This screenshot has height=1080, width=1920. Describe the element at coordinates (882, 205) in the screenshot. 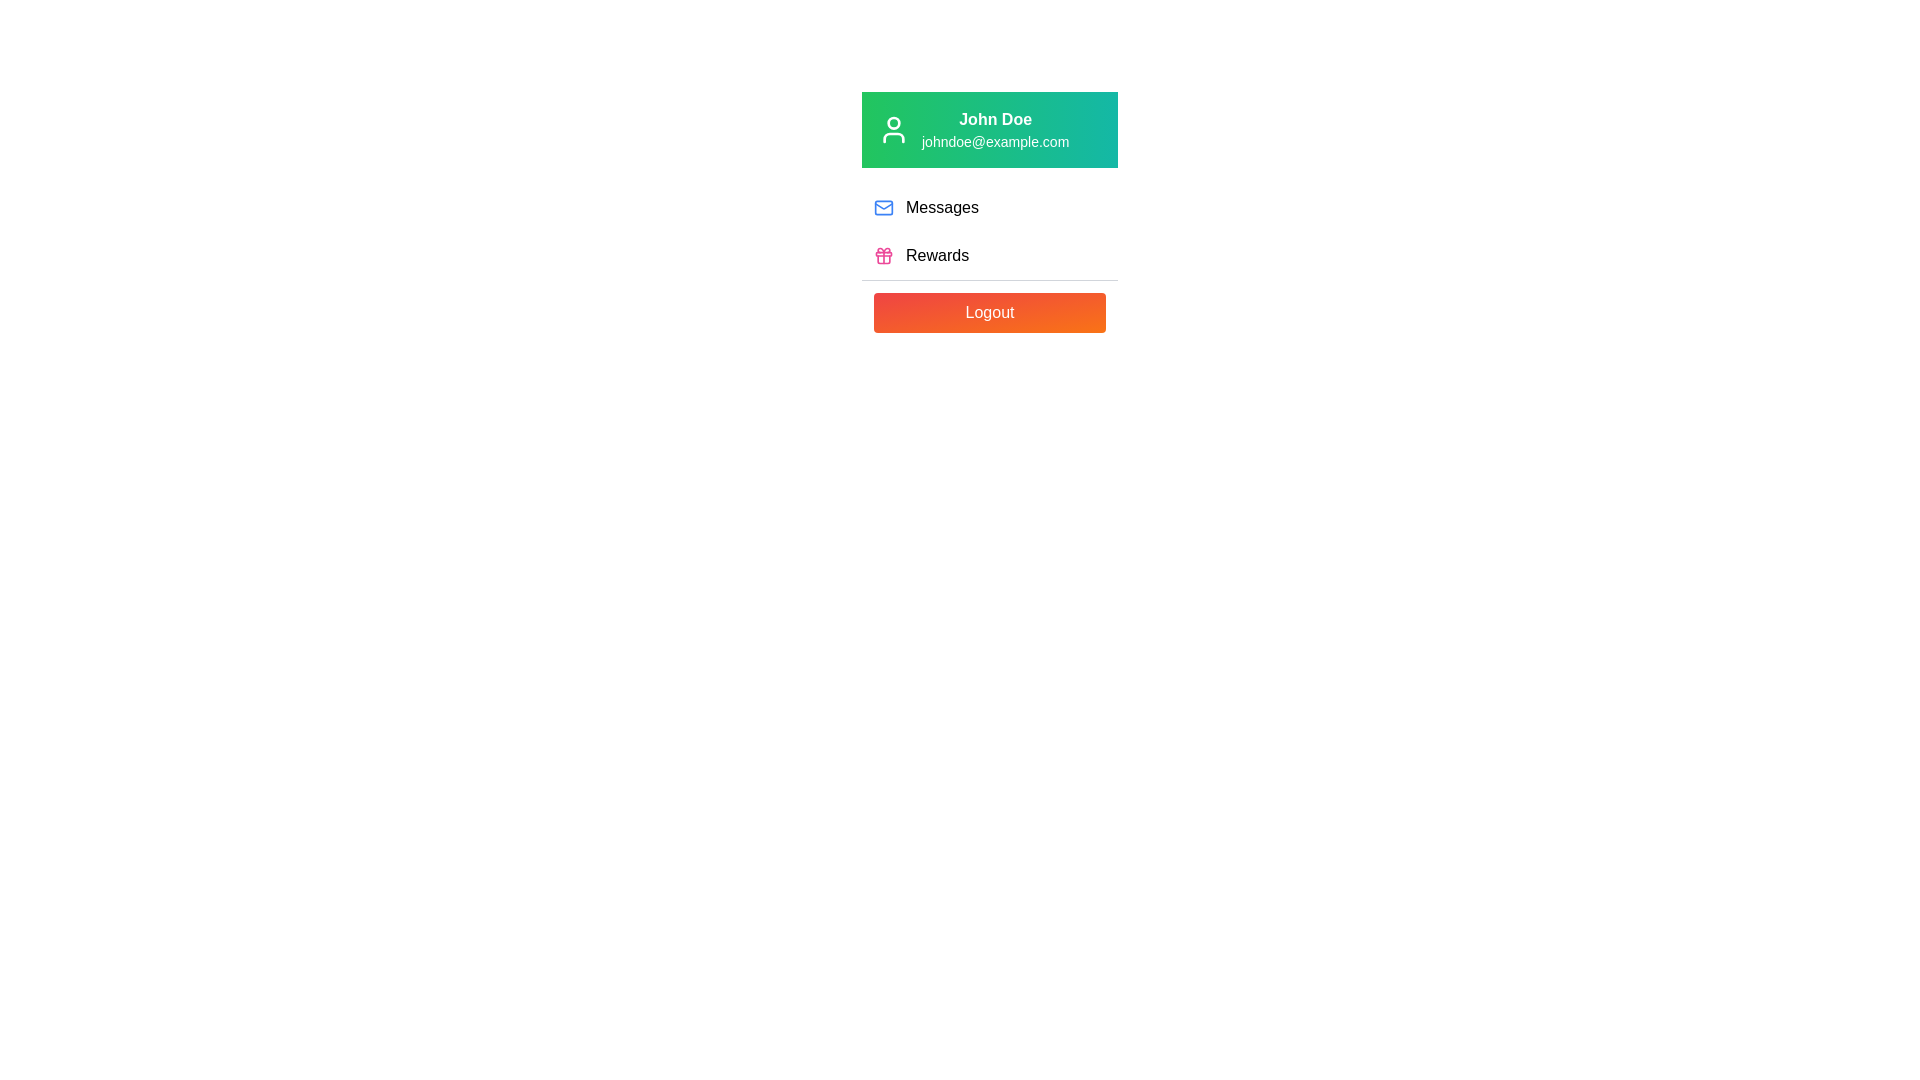

I see `the decorative email envelope icon located next to the 'Messages' label in the interface` at that location.